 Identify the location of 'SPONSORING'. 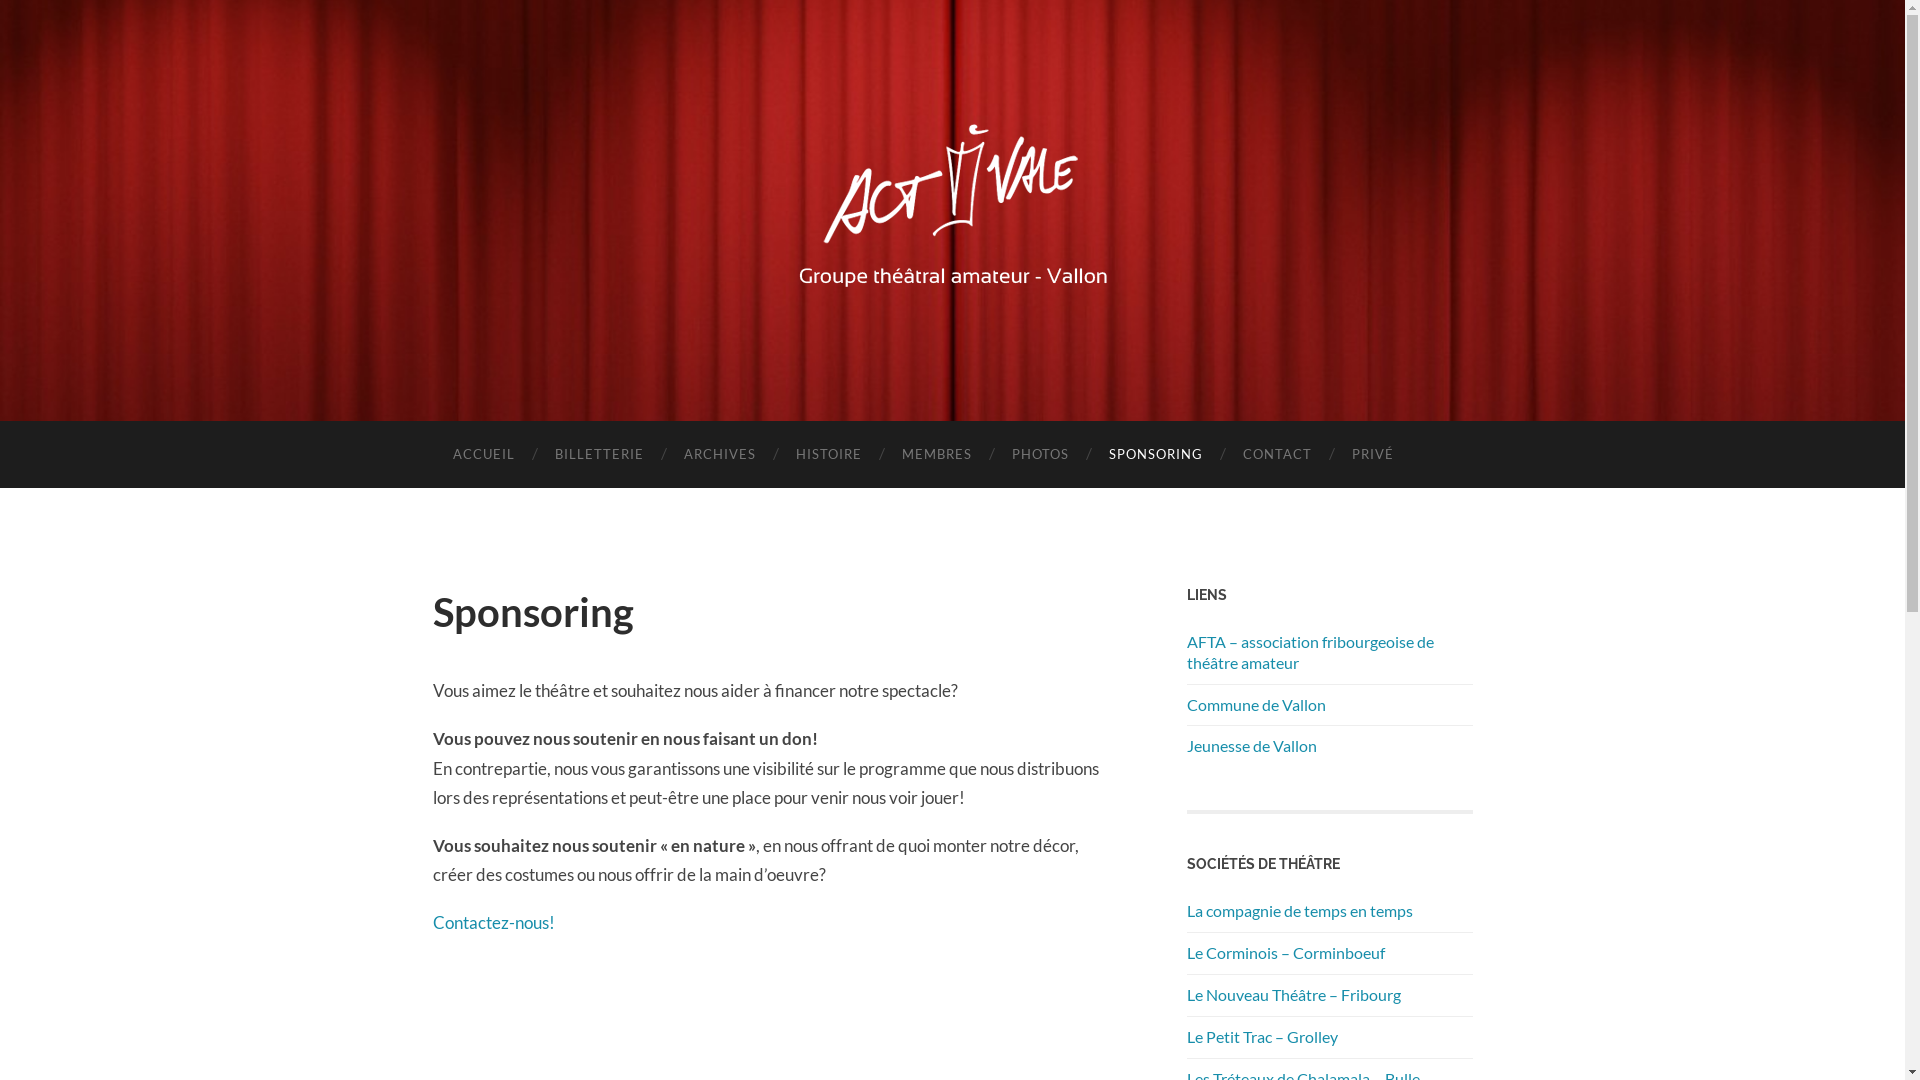
(1087, 454).